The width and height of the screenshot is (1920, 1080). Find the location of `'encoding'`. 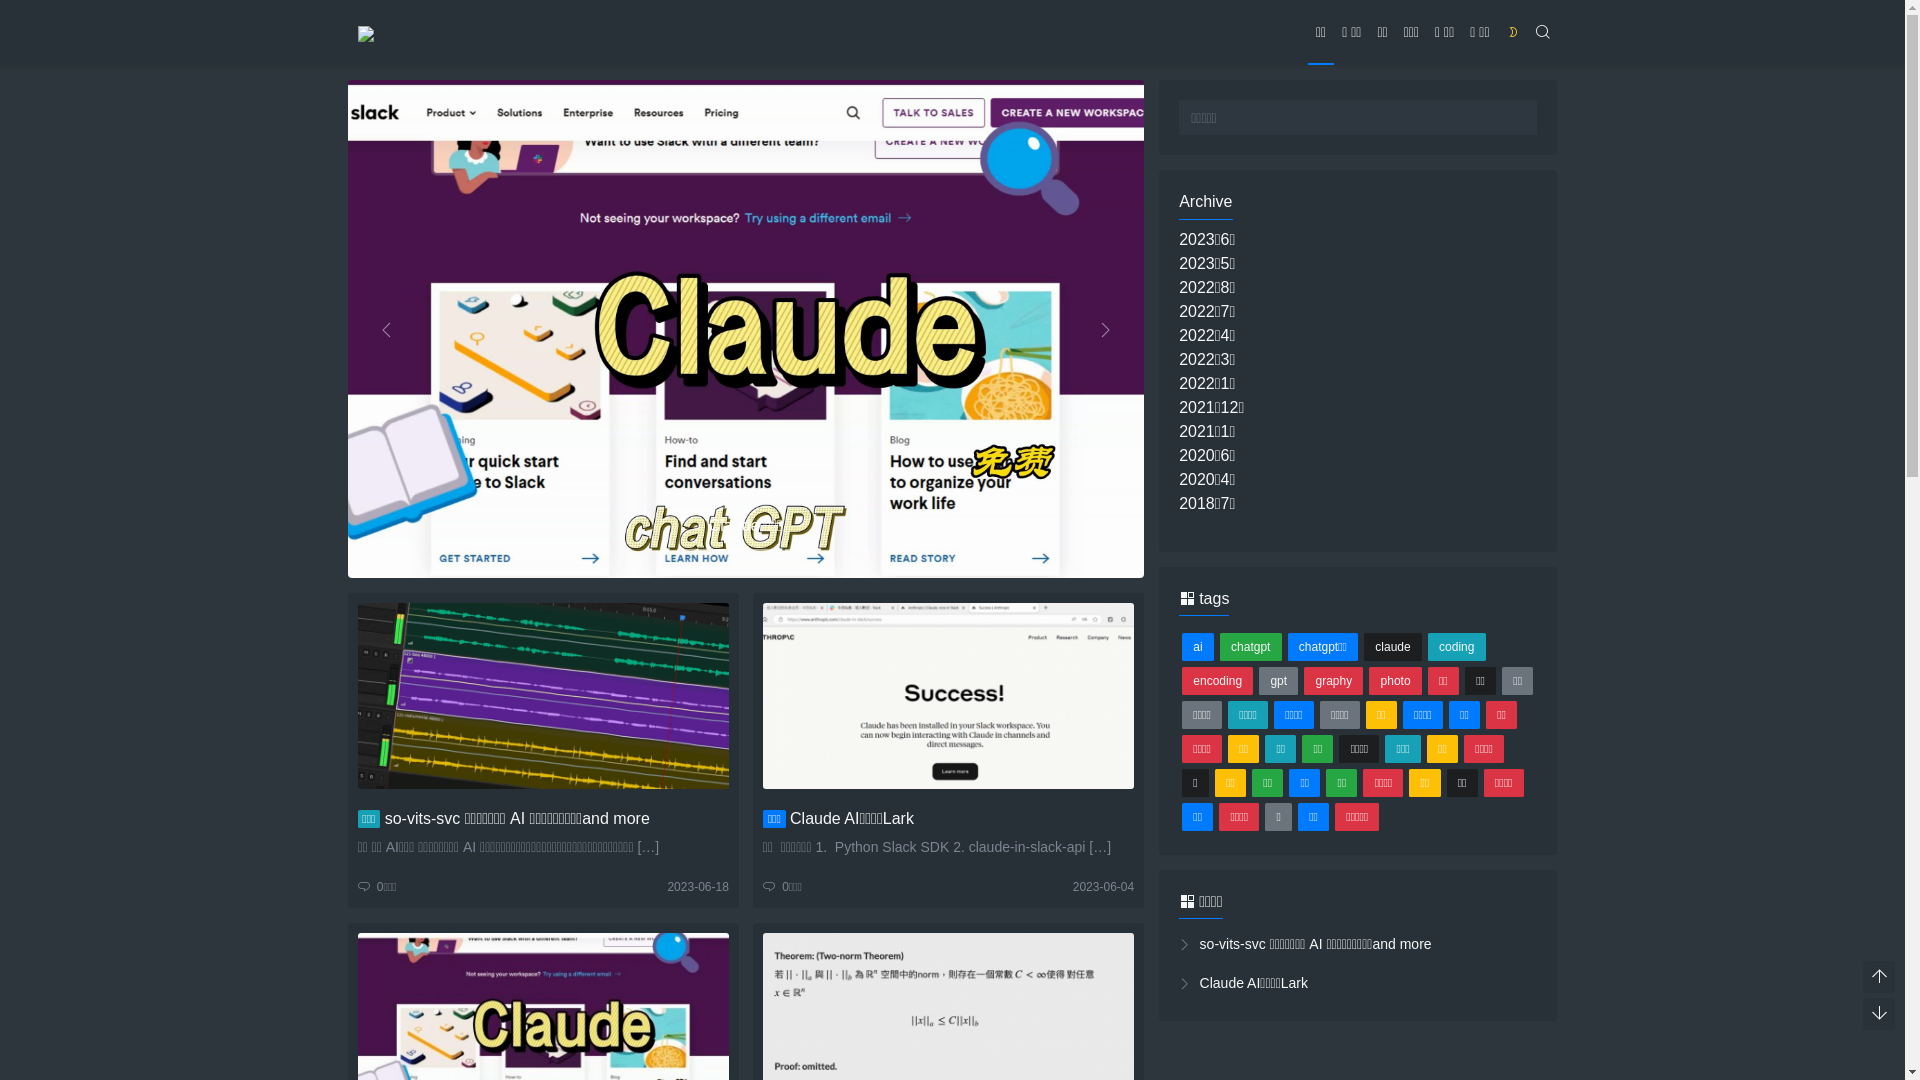

'encoding' is located at coordinates (1181, 680).